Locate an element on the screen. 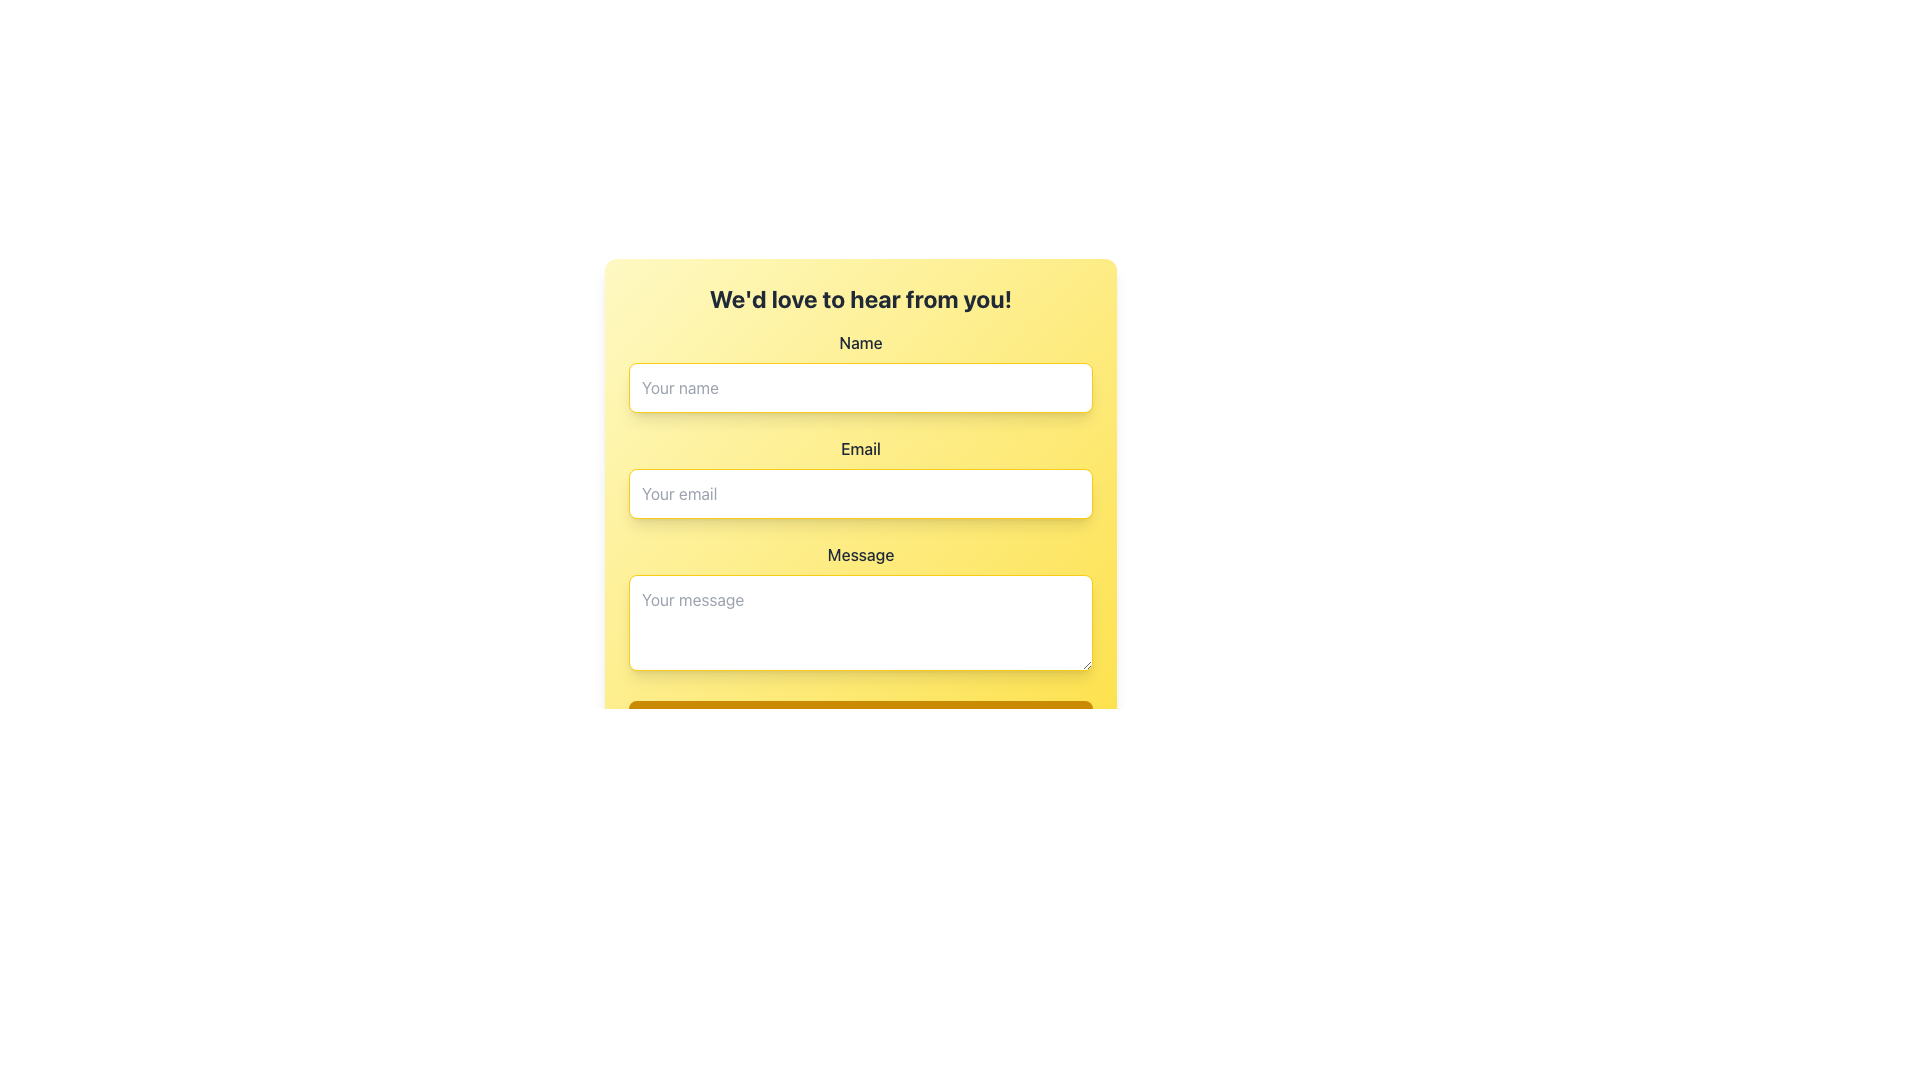 This screenshot has height=1080, width=1920. the text label displaying 'Name' in black on a yellow background, positioned above the input field with placeholder text 'Your name.' is located at coordinates (860, 342).